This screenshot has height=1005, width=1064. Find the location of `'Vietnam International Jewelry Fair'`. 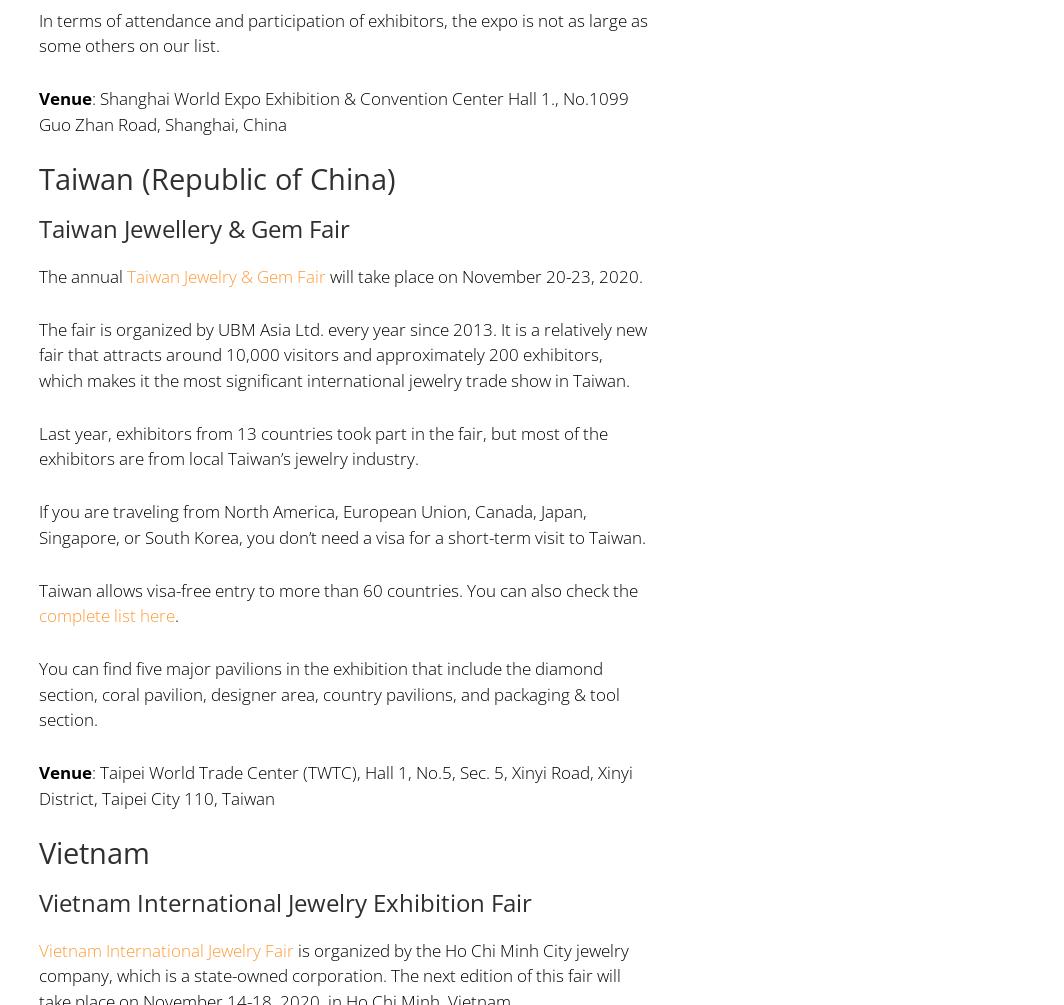

'Vietnam International Jewelry Fair' is located at coordinates (165, 948).